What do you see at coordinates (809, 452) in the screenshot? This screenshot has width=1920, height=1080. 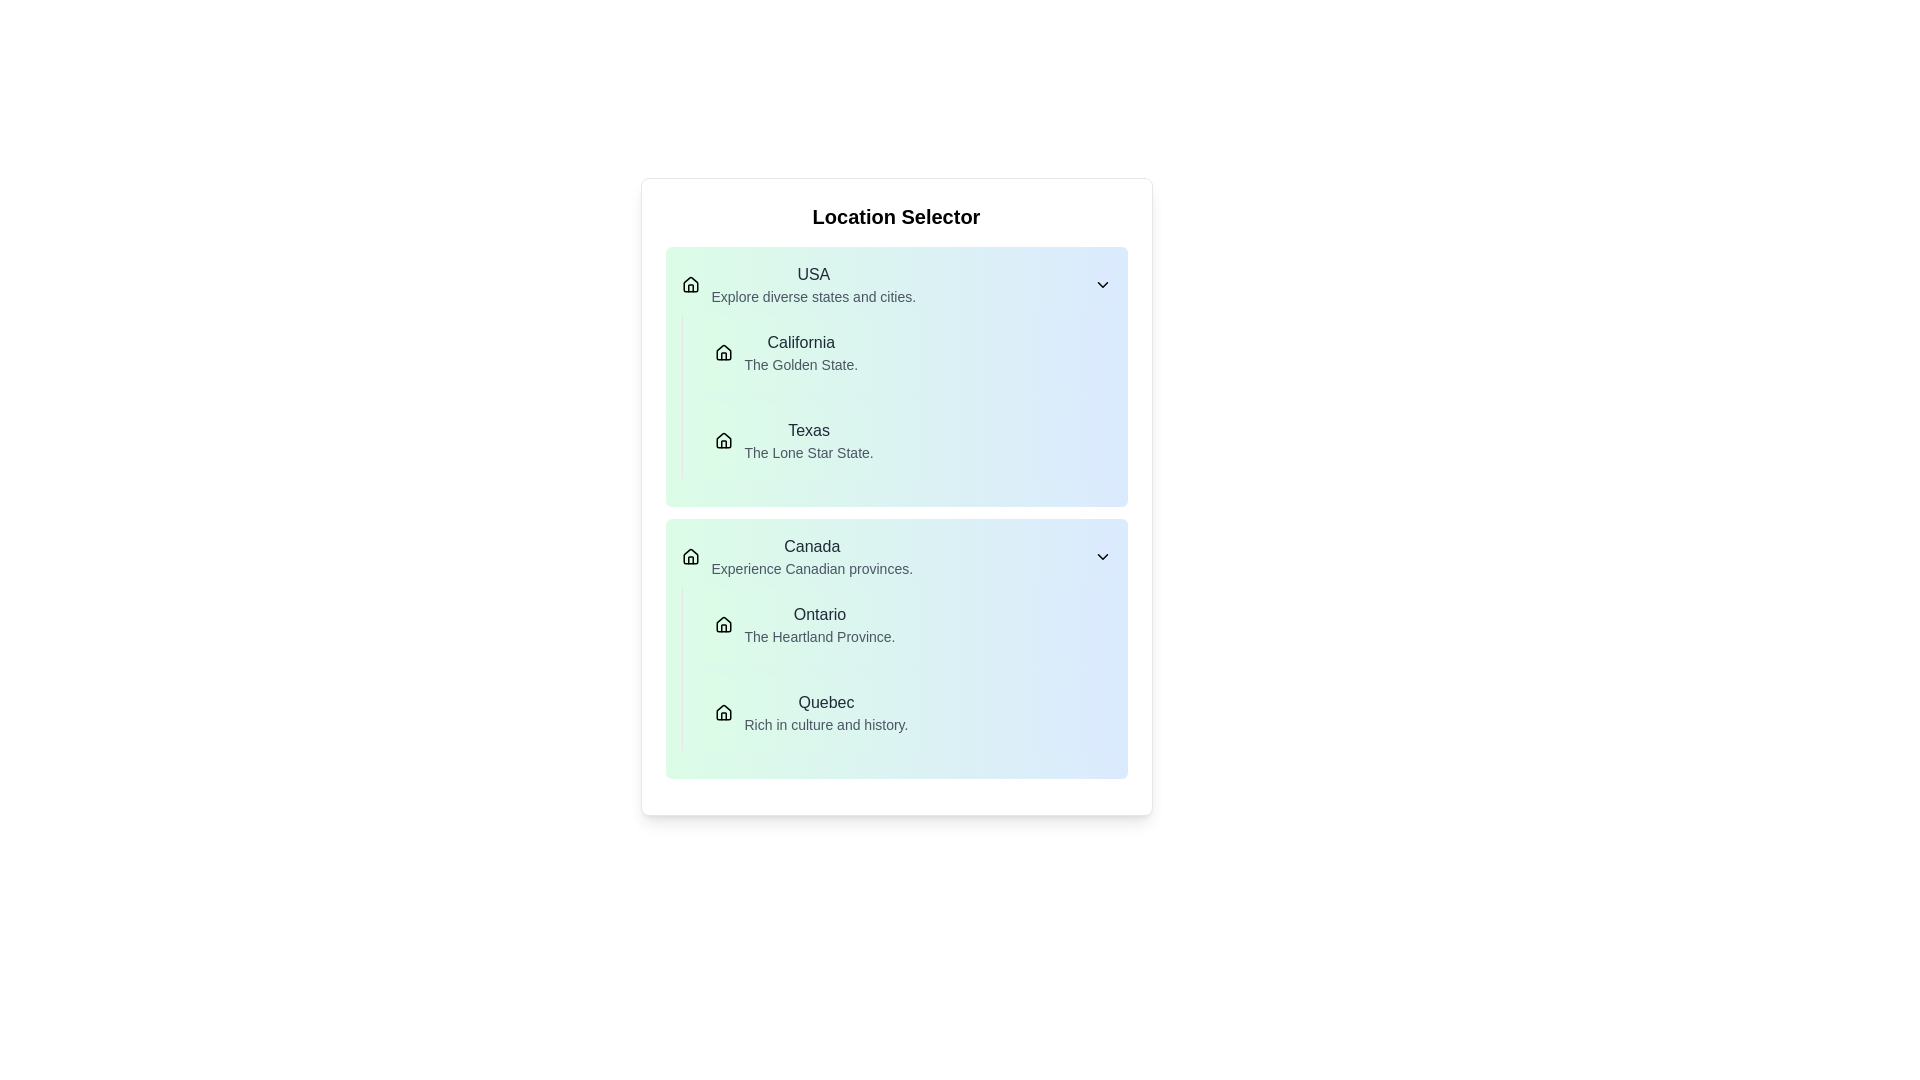 I see `the small text label displaying the phrase 'The Lone Star State' located underneath the 'Texas' label in the location selector component` at bounding box center [809, 452].